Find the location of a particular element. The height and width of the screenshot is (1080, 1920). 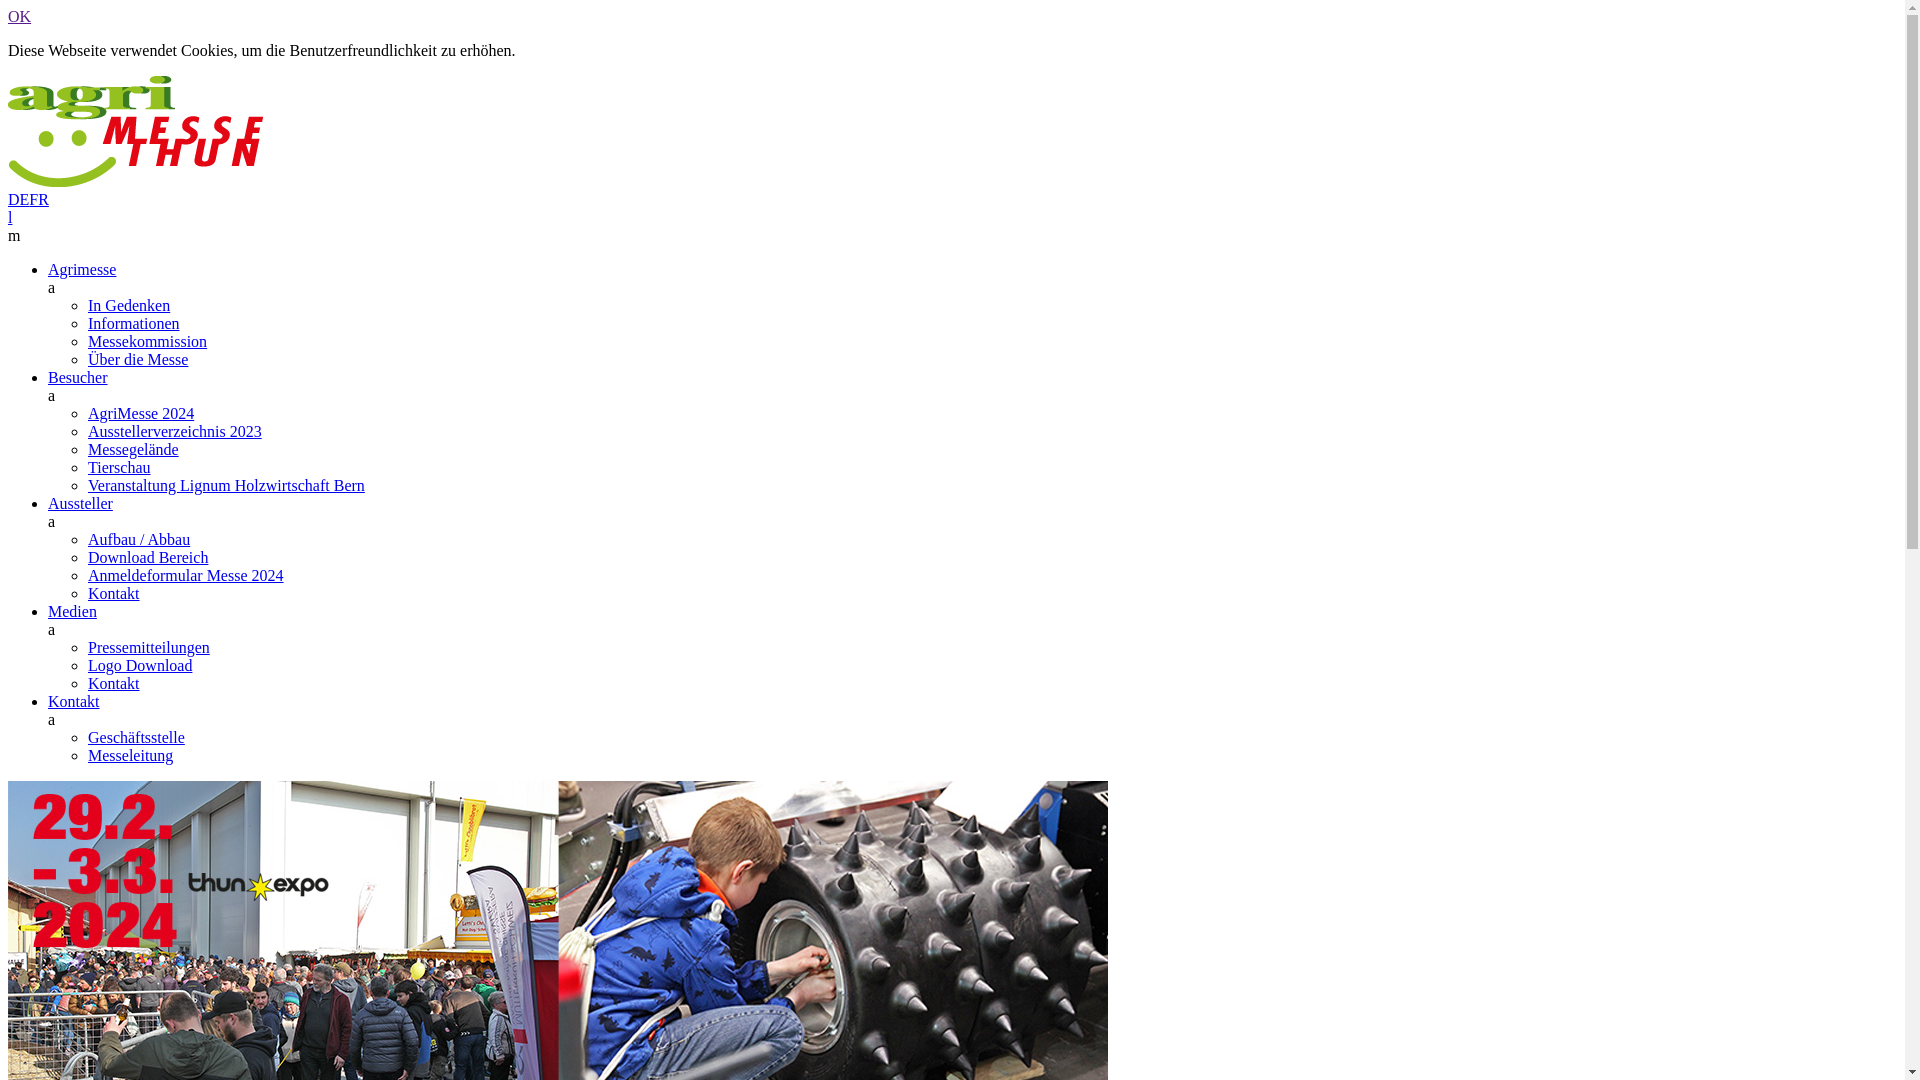

'Medien' is located at coordinates (48, 610).